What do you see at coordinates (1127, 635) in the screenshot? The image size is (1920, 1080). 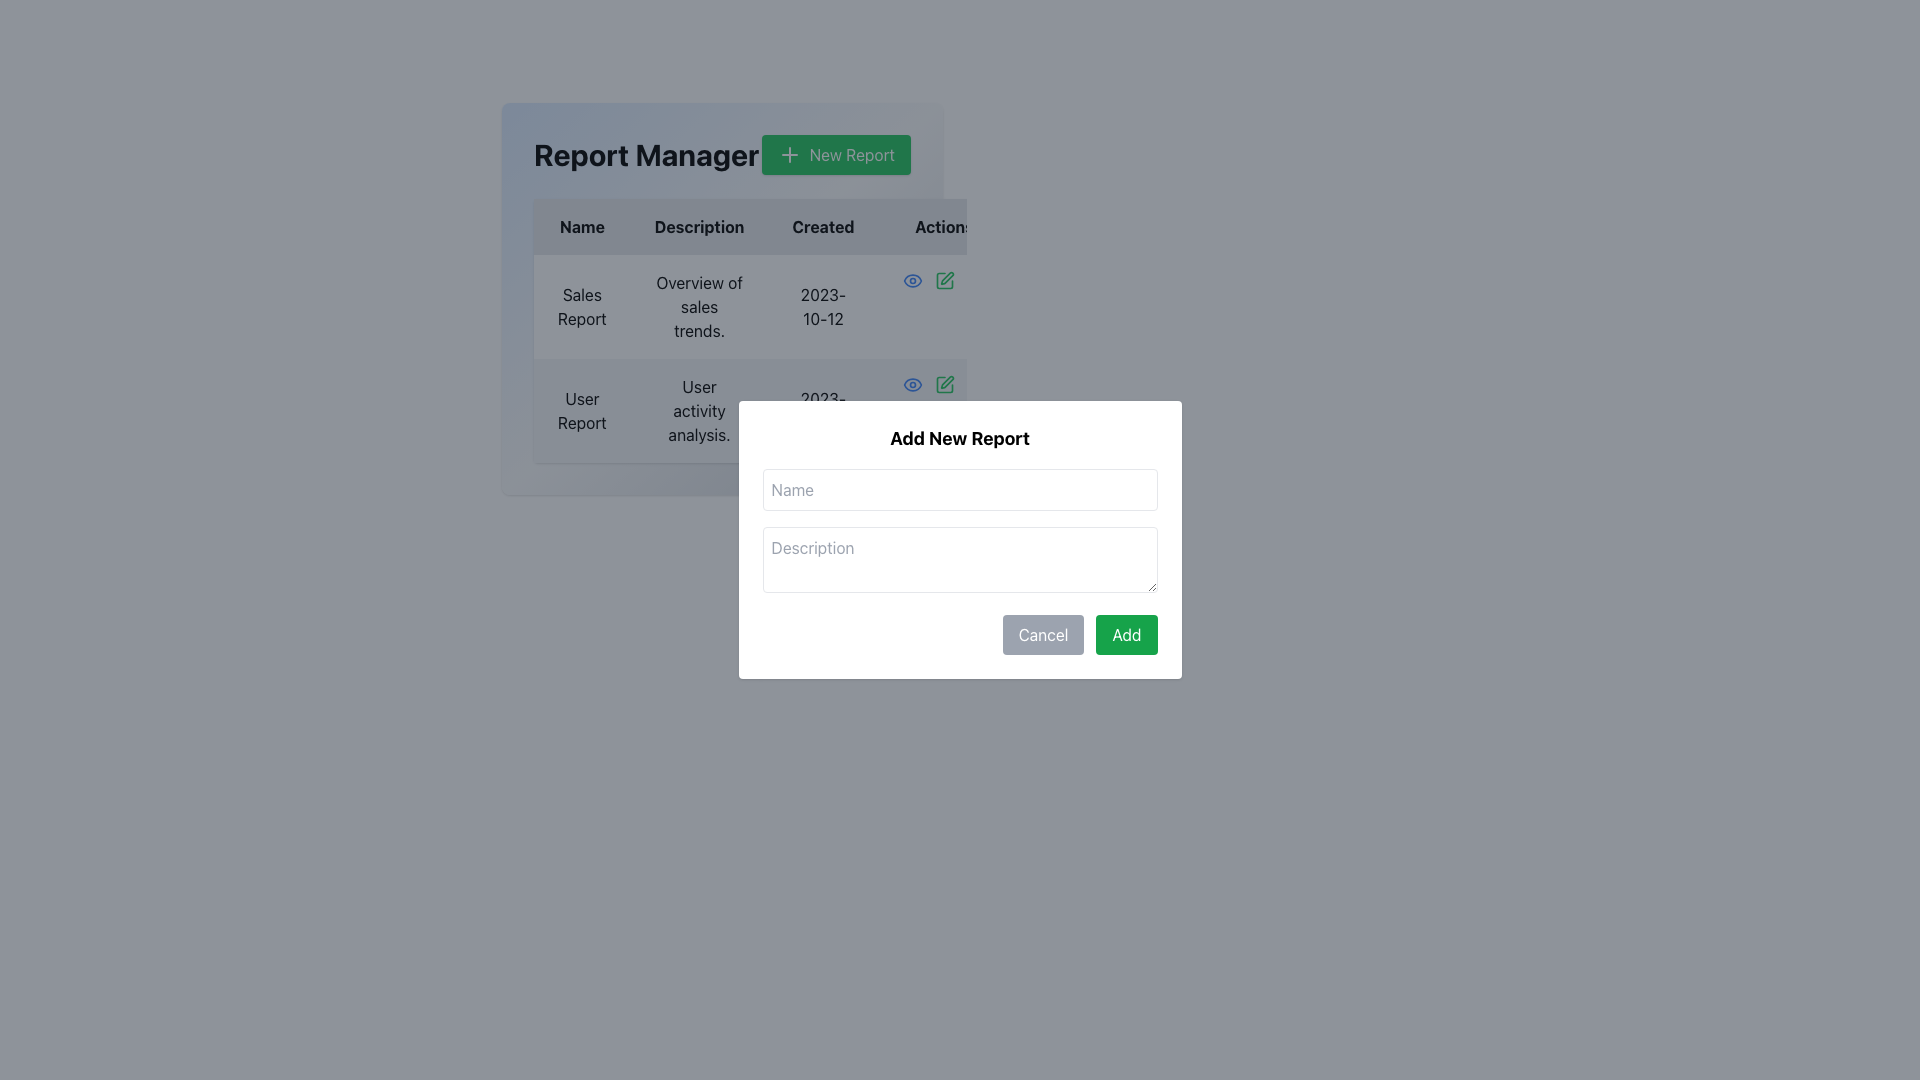 I see `the 'Add' button with a green background and rounded corners located at the bottom right of the modal dialog box` at bounding box center [1127, 635].